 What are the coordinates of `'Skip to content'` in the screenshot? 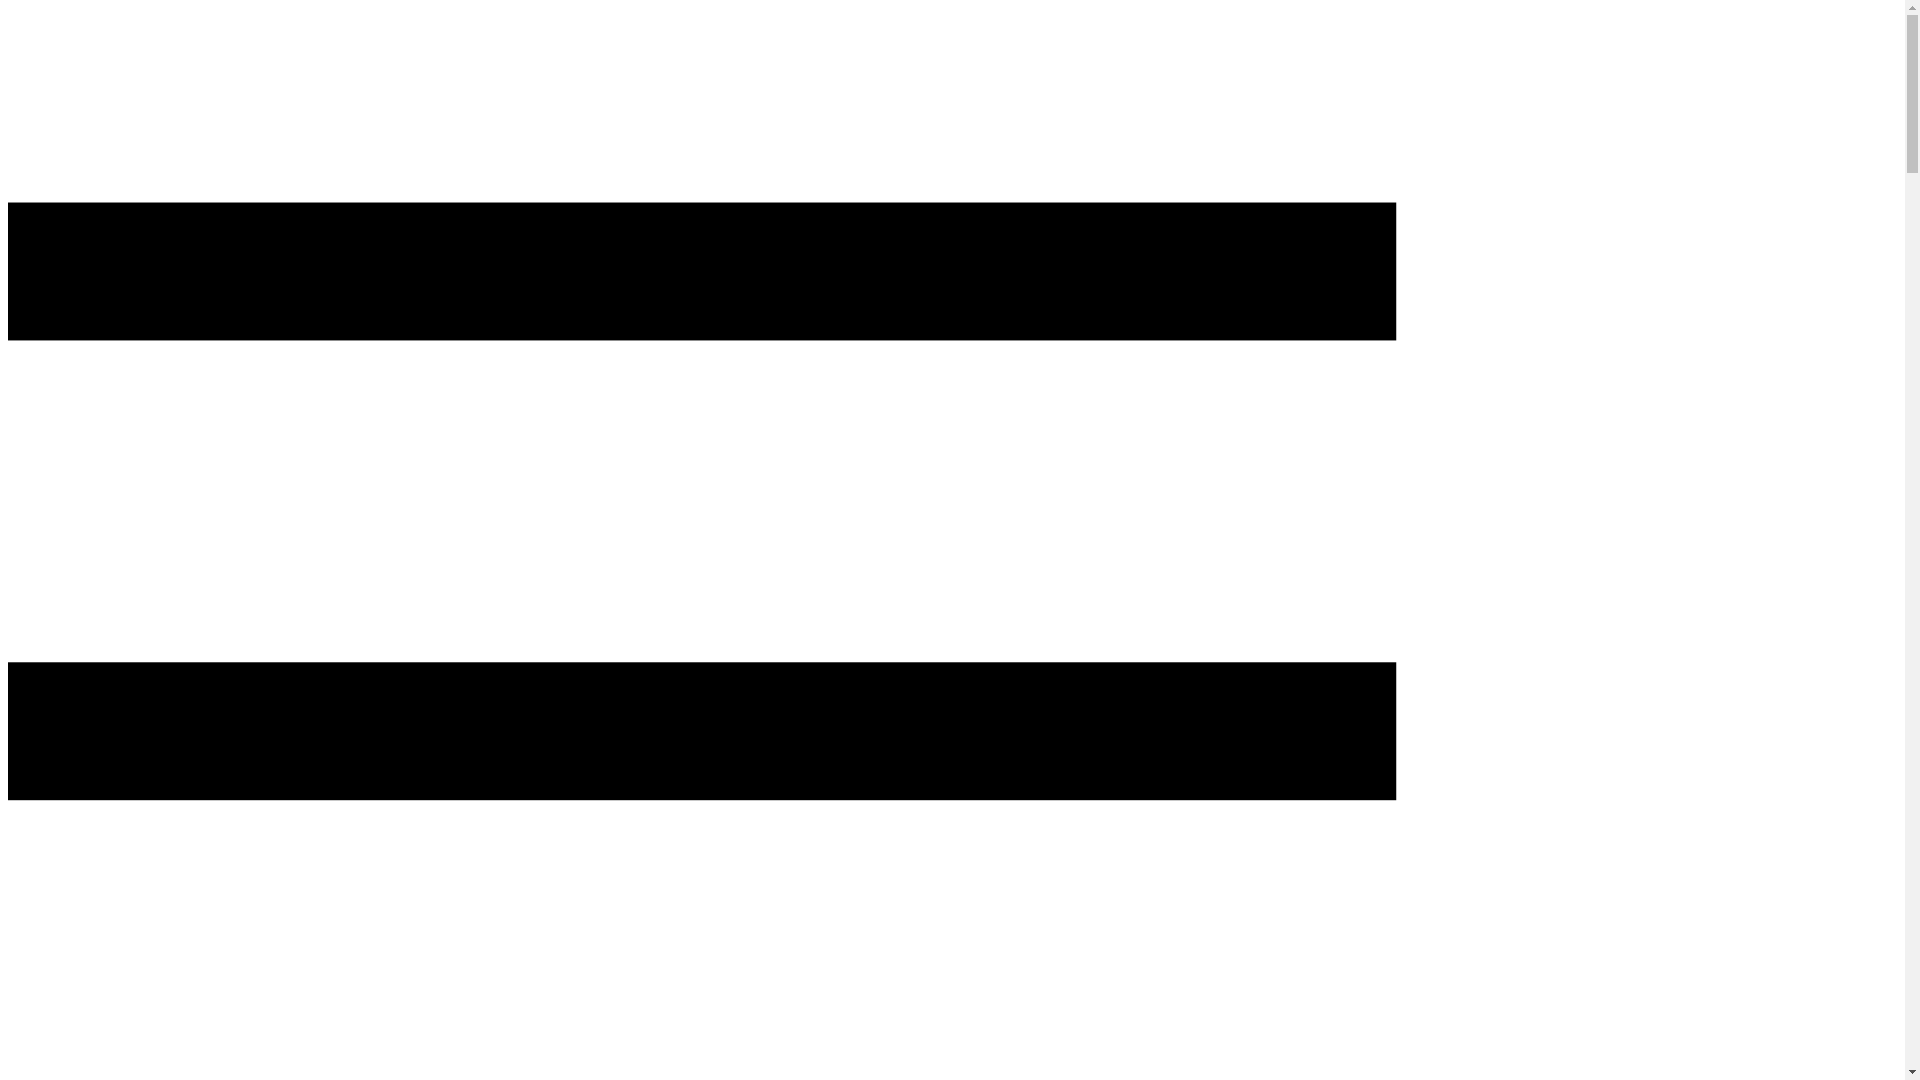 It's located at (7, 36).